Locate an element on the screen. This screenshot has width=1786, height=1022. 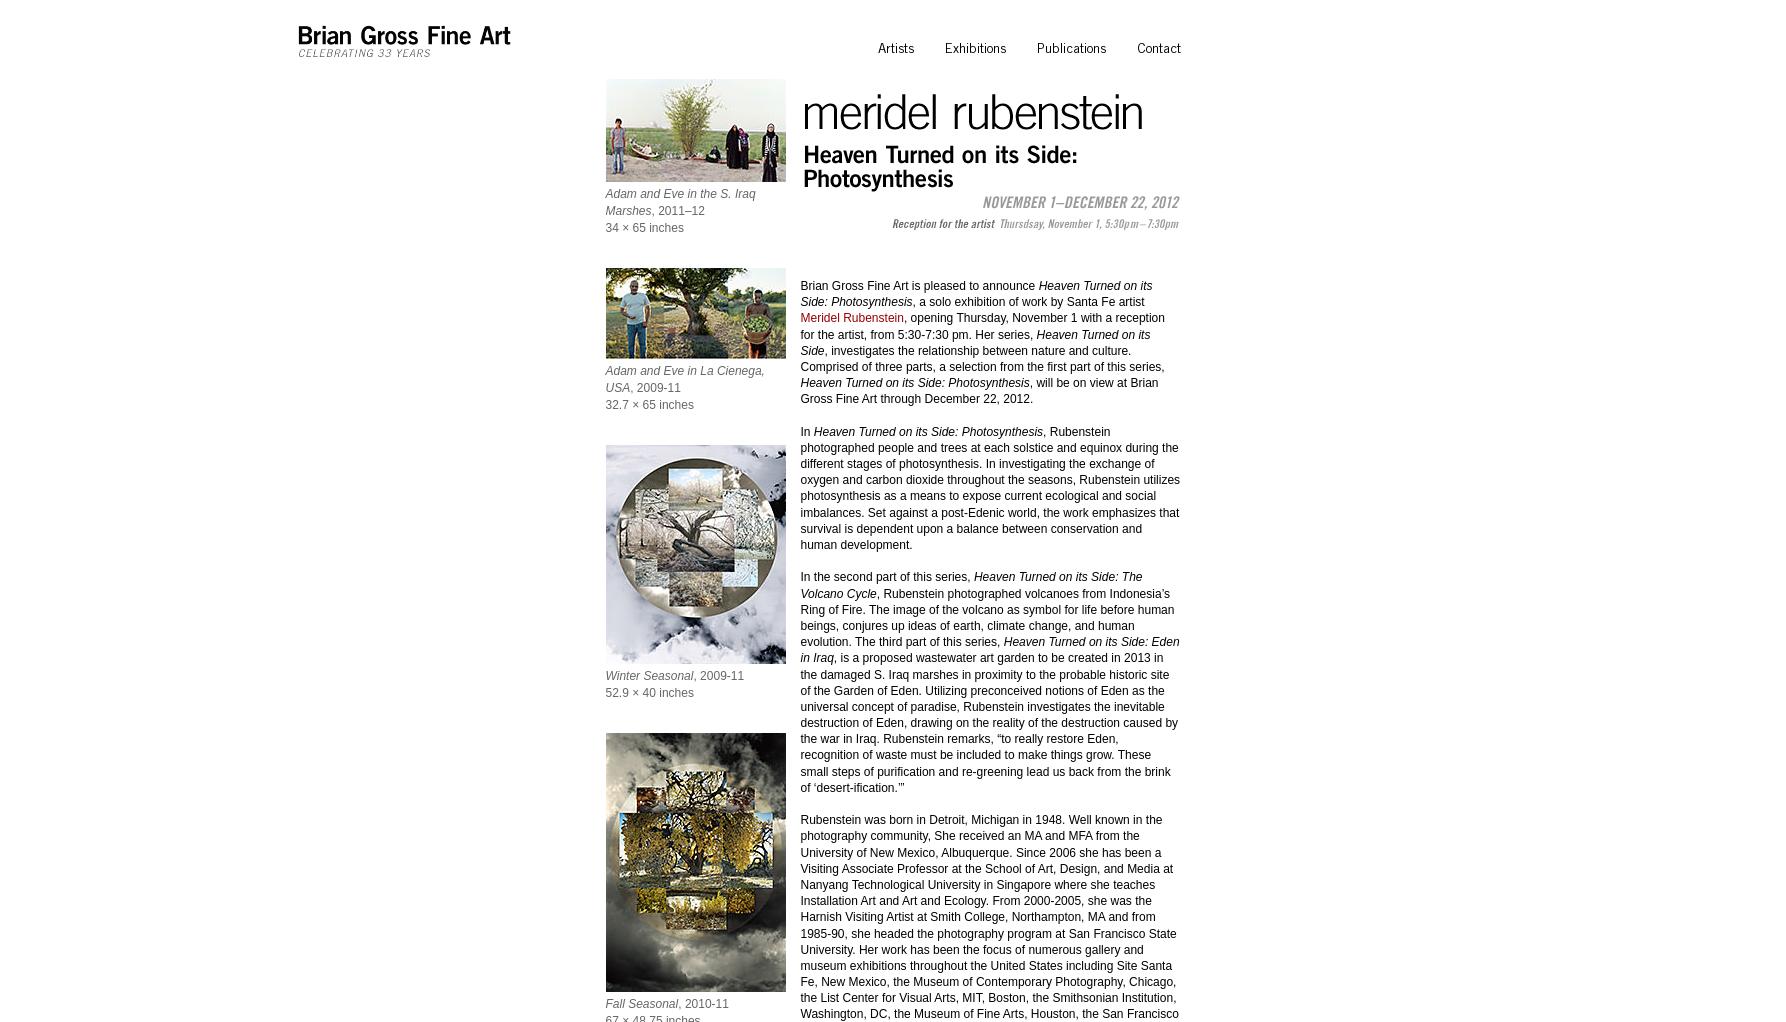
'Adam and Eve in La Cienega, USA' is located at coordinates (684, 378).